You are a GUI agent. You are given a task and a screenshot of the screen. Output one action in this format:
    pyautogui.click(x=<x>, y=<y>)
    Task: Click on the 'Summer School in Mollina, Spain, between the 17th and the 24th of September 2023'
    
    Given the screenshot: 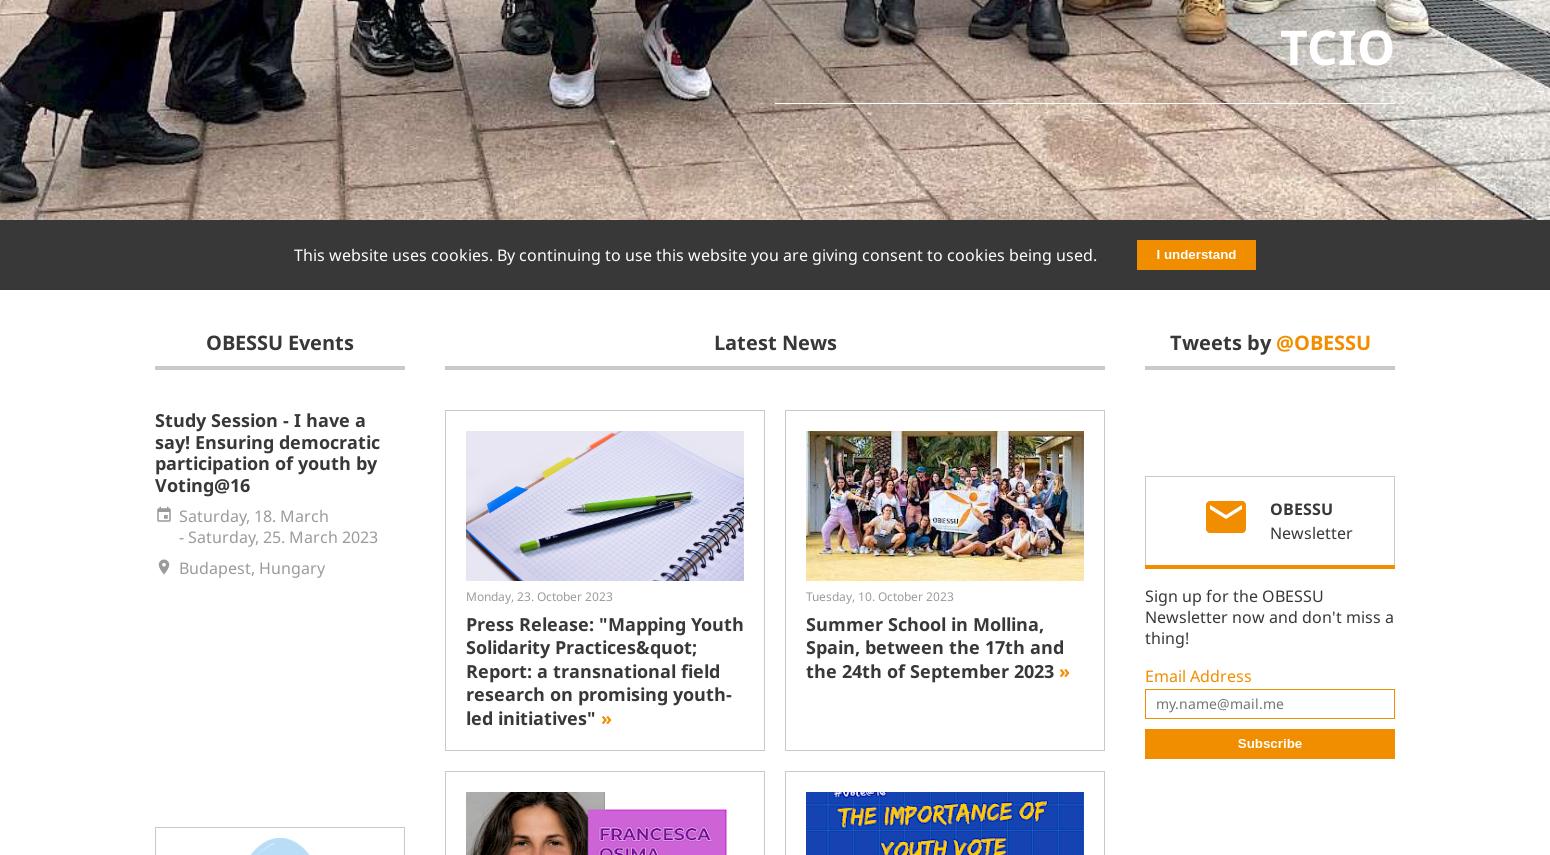 What is the action you would take?
    pyautogui.click(x=933, y=645)
    